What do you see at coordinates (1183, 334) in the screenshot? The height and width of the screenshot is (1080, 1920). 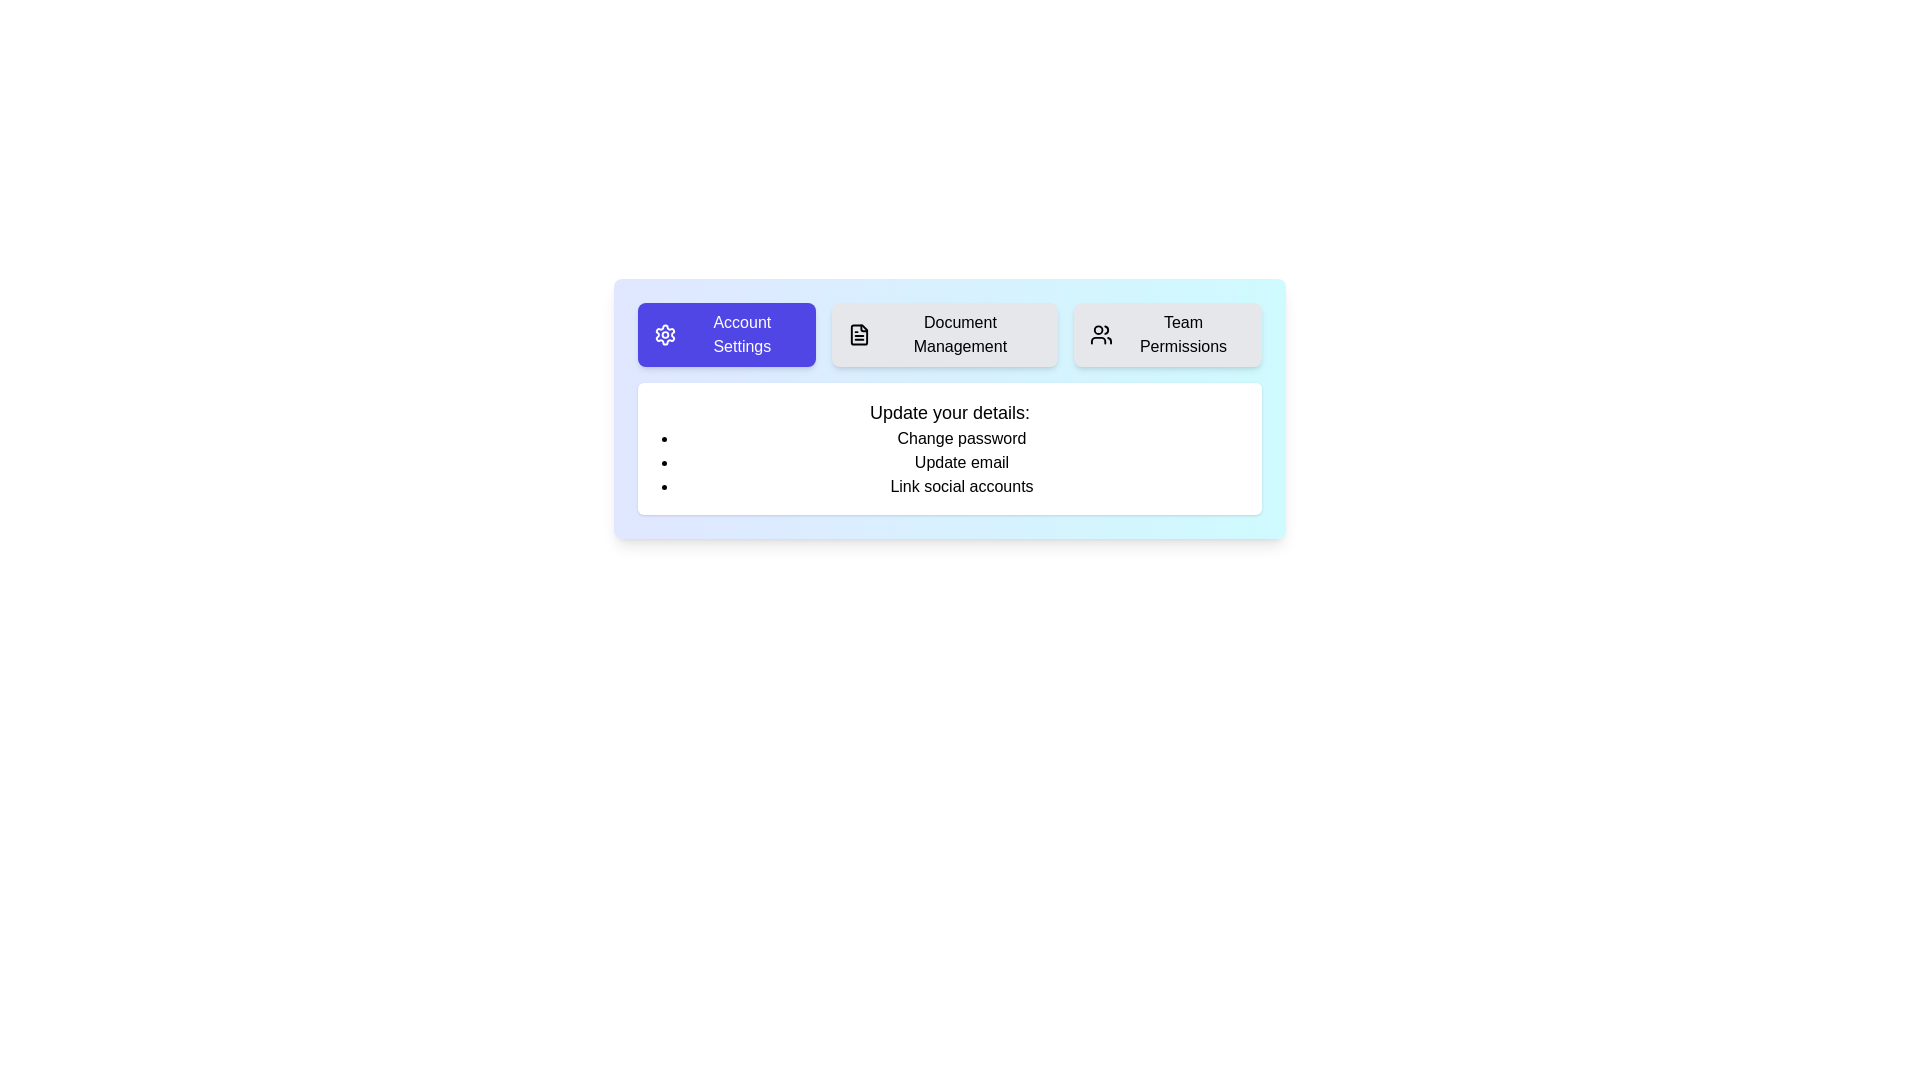 I see `the 'Team Permissions' label, which displays the title in medium font weight on a light gray background, part of the horizontal menu options` at bounding box center [1183, 334].